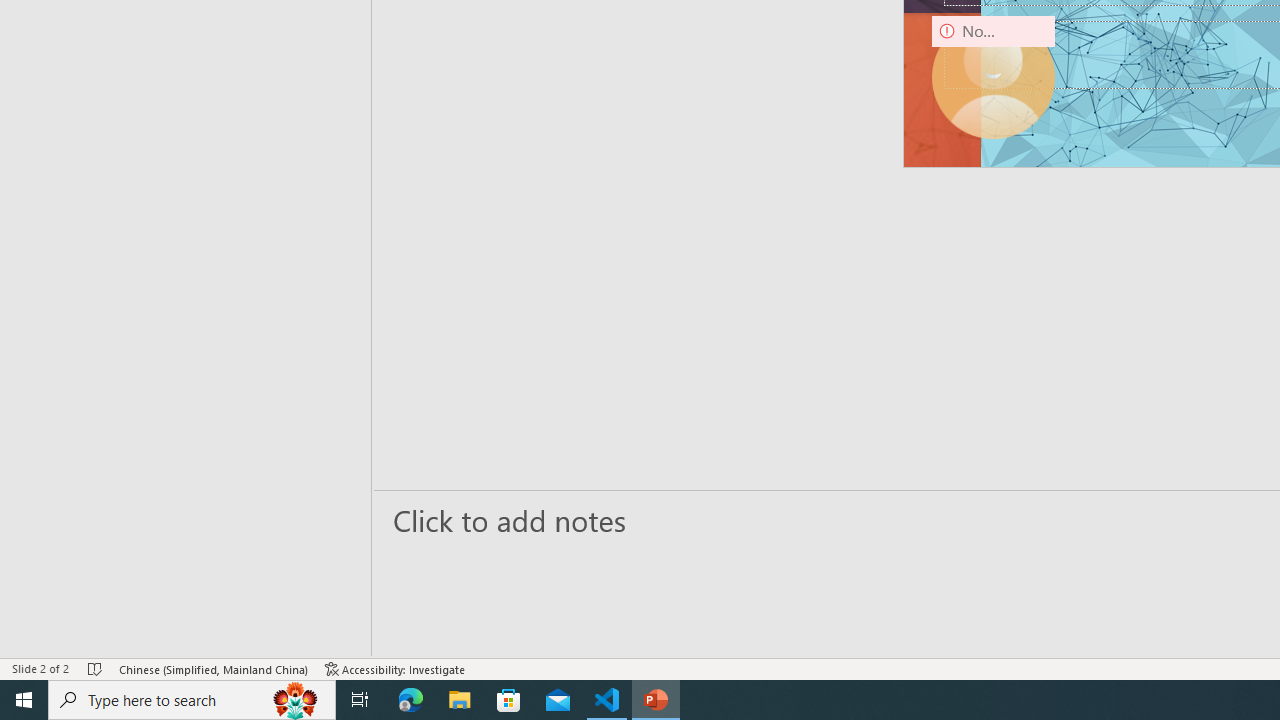 The width and height of the screenshot is (1280, 720). Describe the element at coordinates (395, 669) in the screenshot. I see `'Accessibility Checker Accessibility: Investigate'` at that location.